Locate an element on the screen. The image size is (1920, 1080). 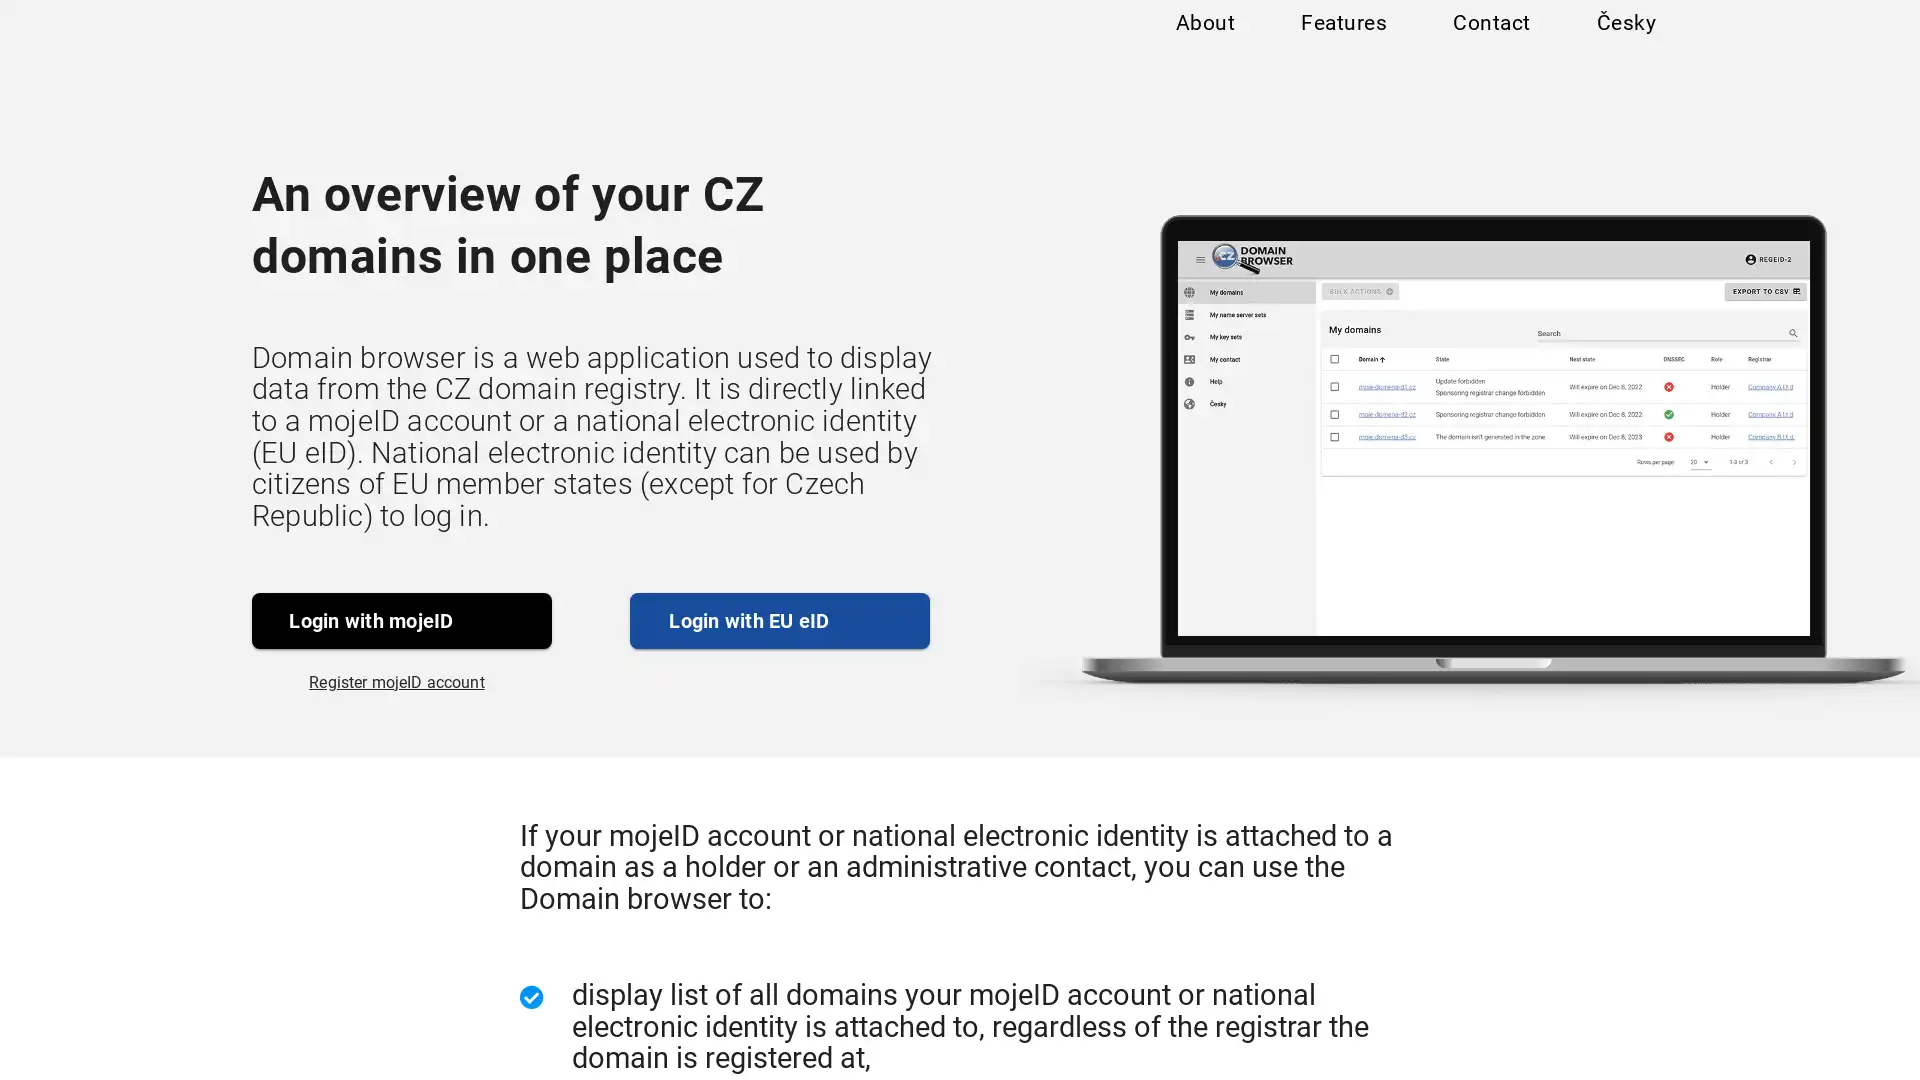
About is located at coordinates (1203, 42).